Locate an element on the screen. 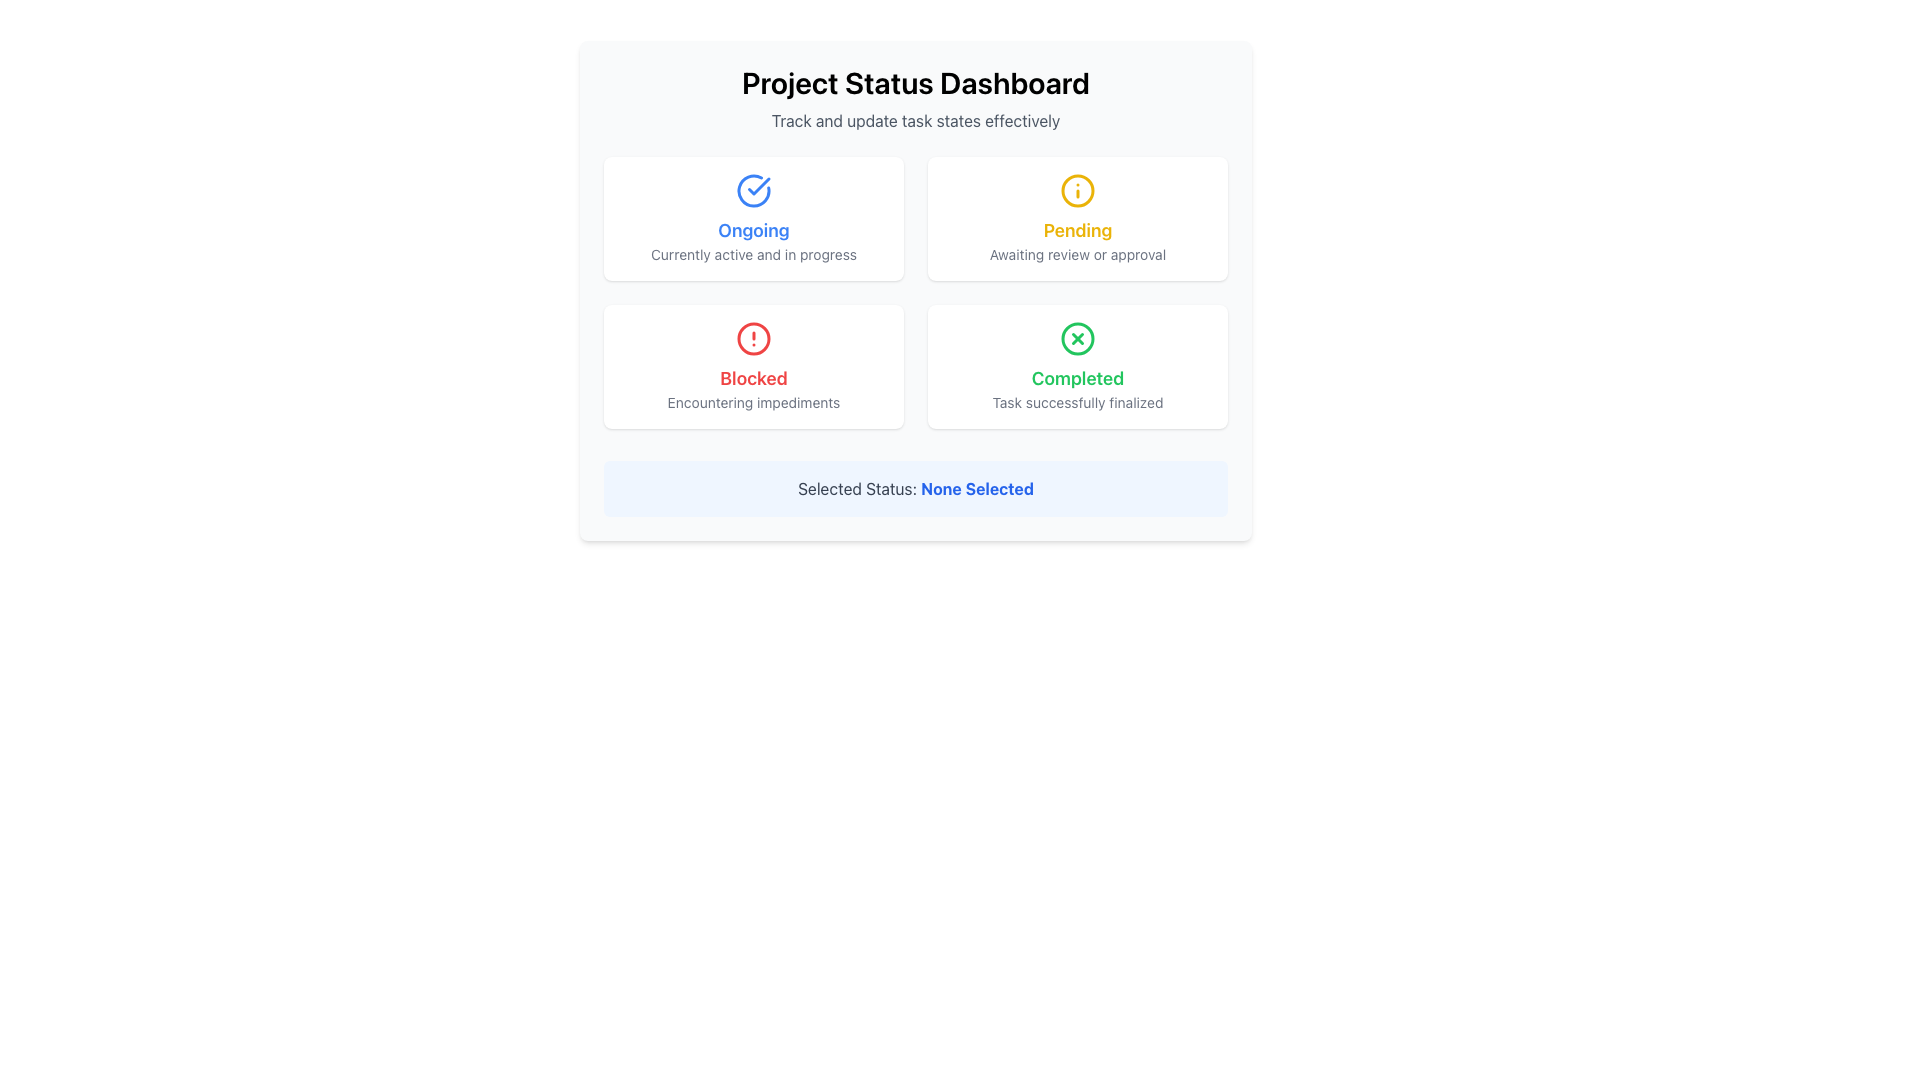 This screenshot has width=1920, height=1080. the text label that reads 'Currently active and in progress' located below the 'Ongoing' heading in the top-left card of the interface is located at coordinates (752, 253).